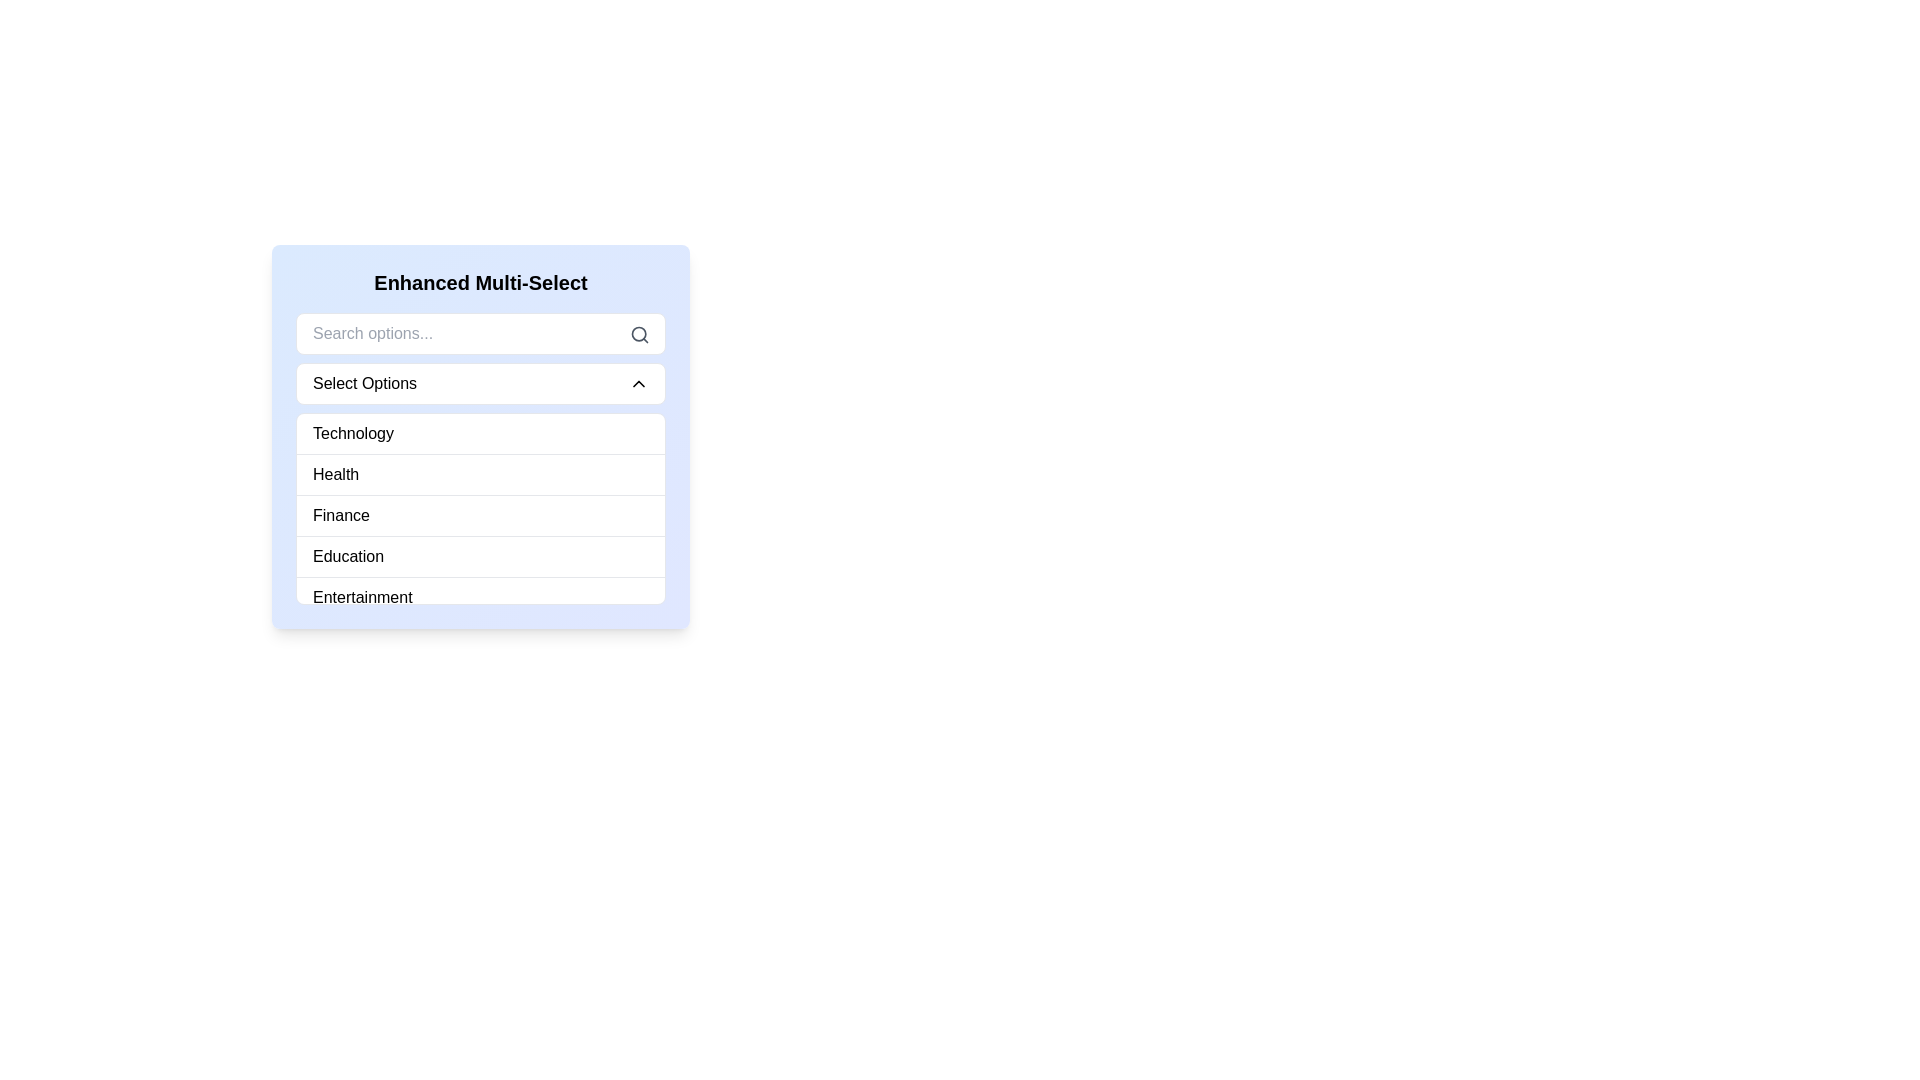 Image resolution: width=1920 pixels, height=1080 pixels. What do you see at coordinates (480, 474) in the screenshot?
I see `the 'Health' dropdown menu item, which is the second item in the list under 'Technology' and above 'Finance'` at bounding box center [480, 474].